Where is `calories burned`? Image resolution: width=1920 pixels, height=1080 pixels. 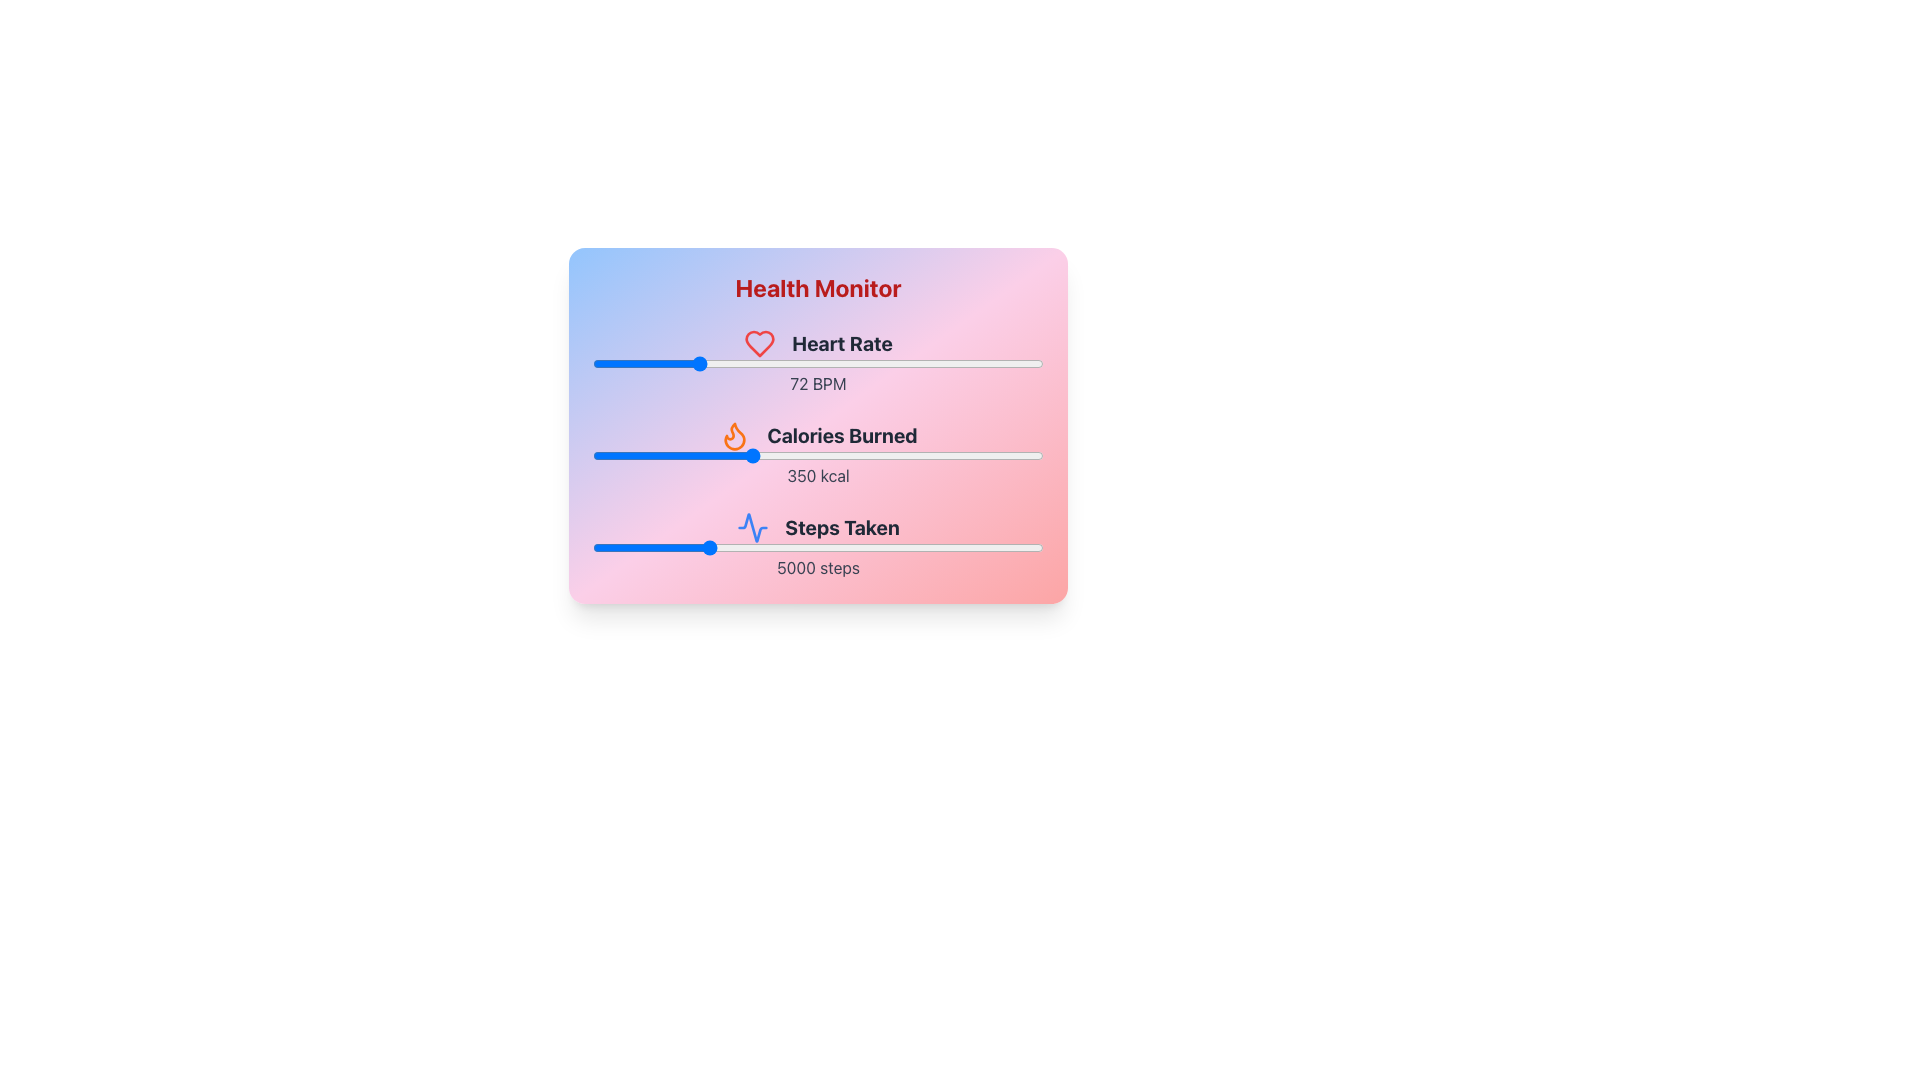 calories burned is located at coordinates (1012, 455).